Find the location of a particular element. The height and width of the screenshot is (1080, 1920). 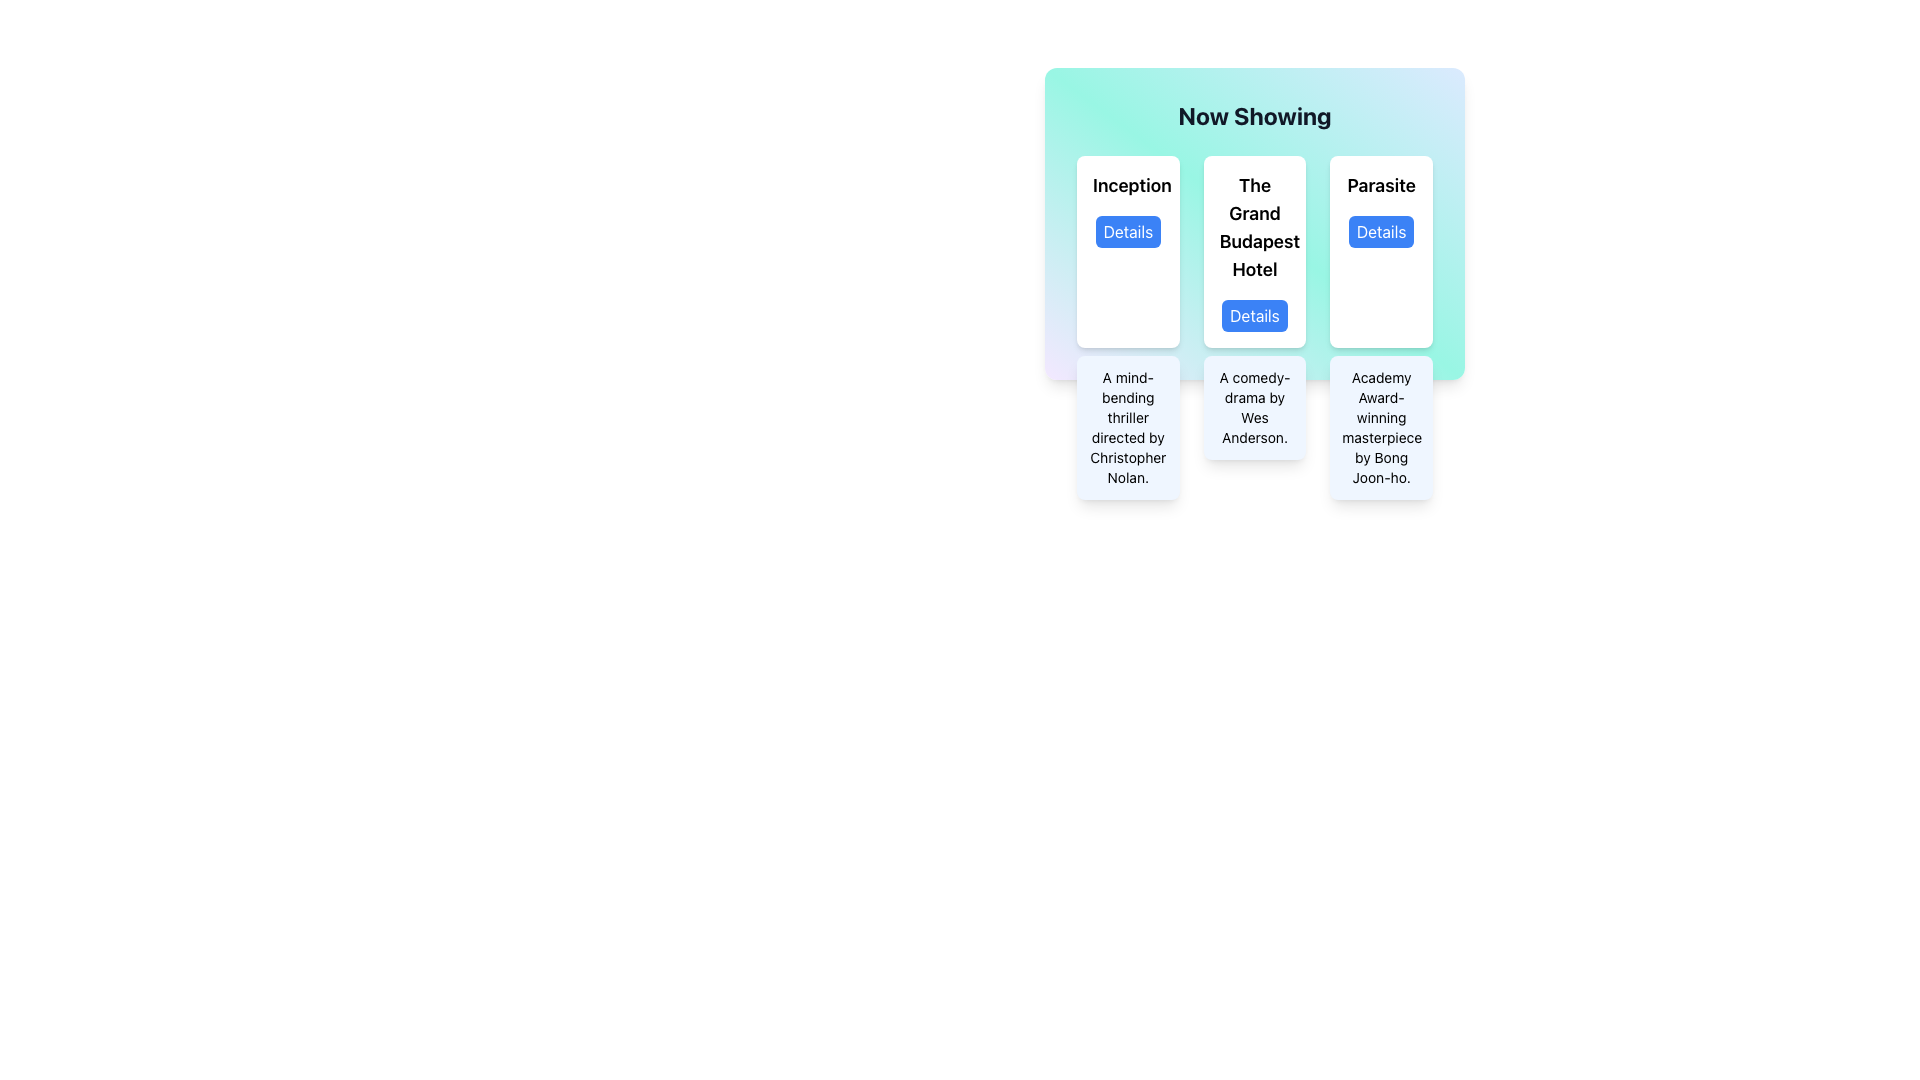

the movie card located in the second column of the grid layout under the 'Now Showing' section is located at coordinates (1253, 250).